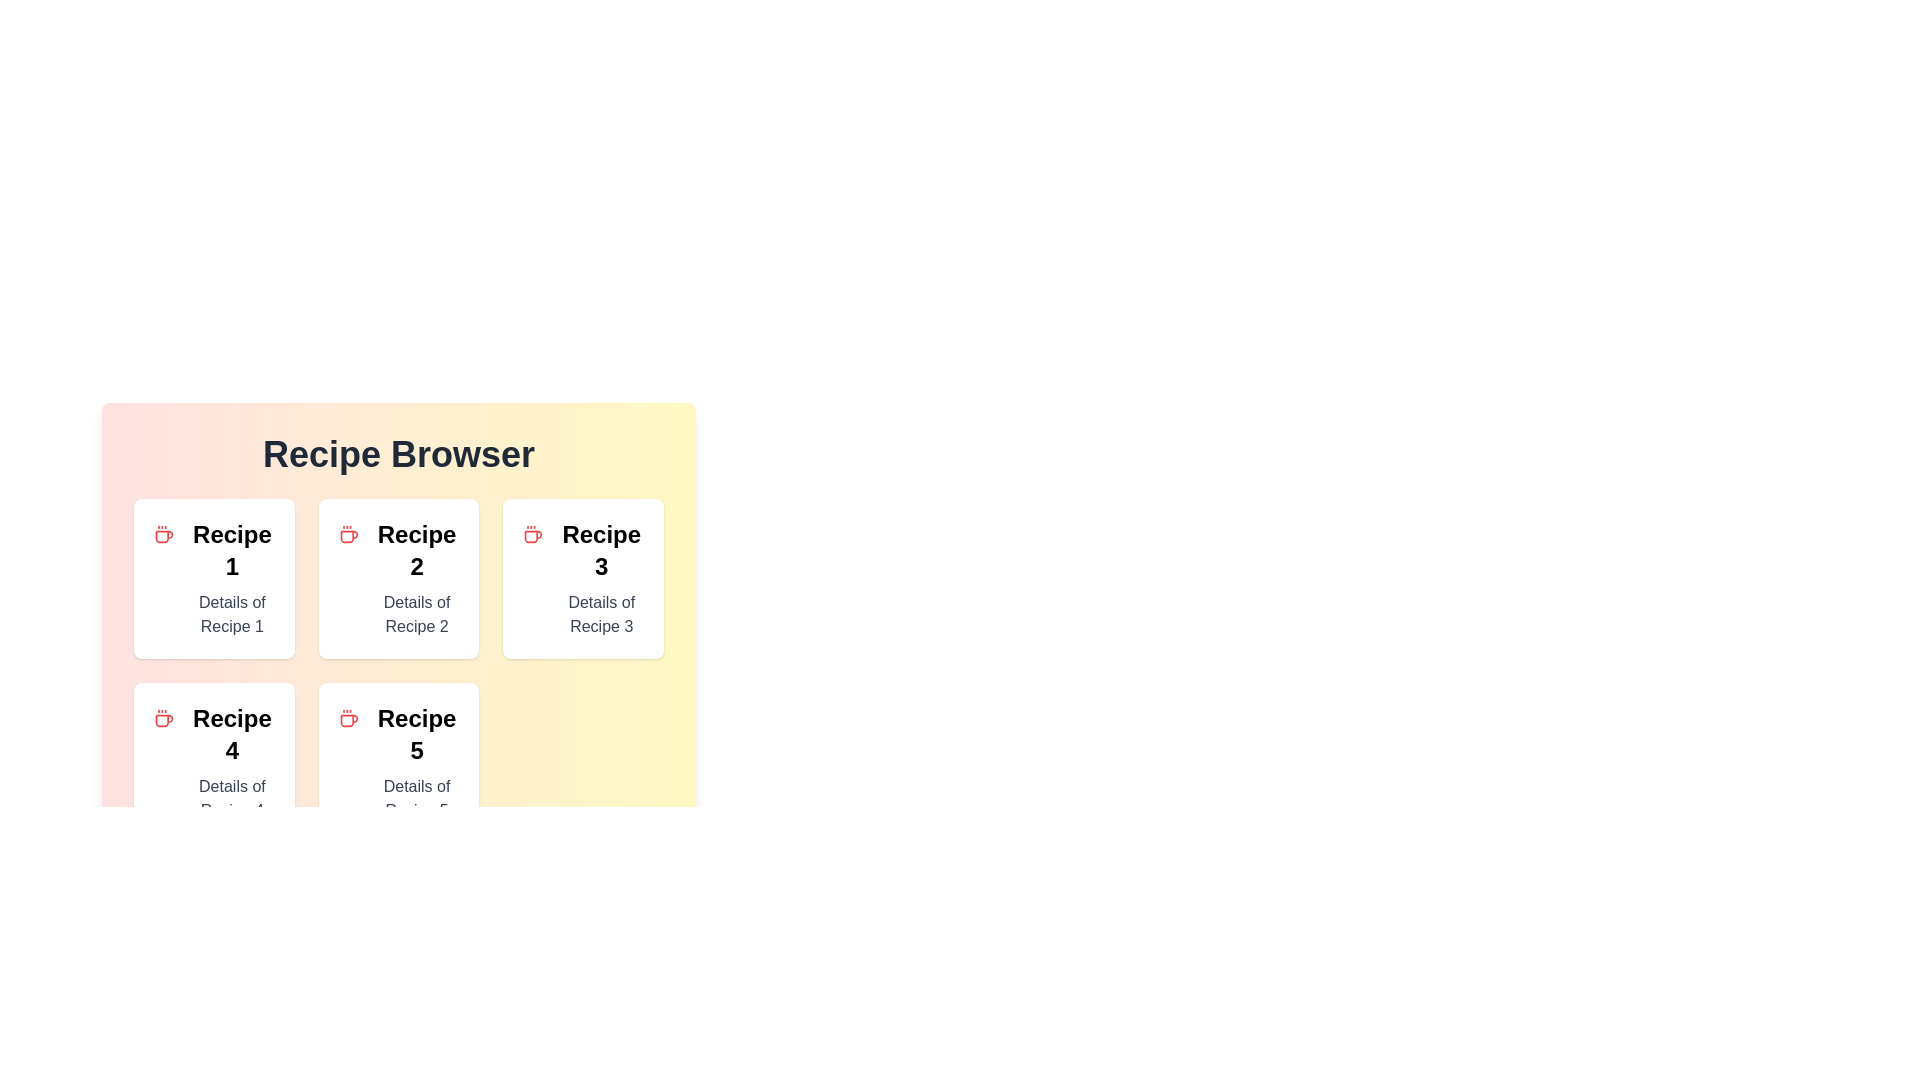 The width and height of the screenshot is (1920, 1080). Describe the element at coordinates (348, 717) in the screenshot. I see `the red coffee cup icon located in the top-left corner of the 'Recipe 5' card, adjacent to the title text 'Recipe 5'` at that location.